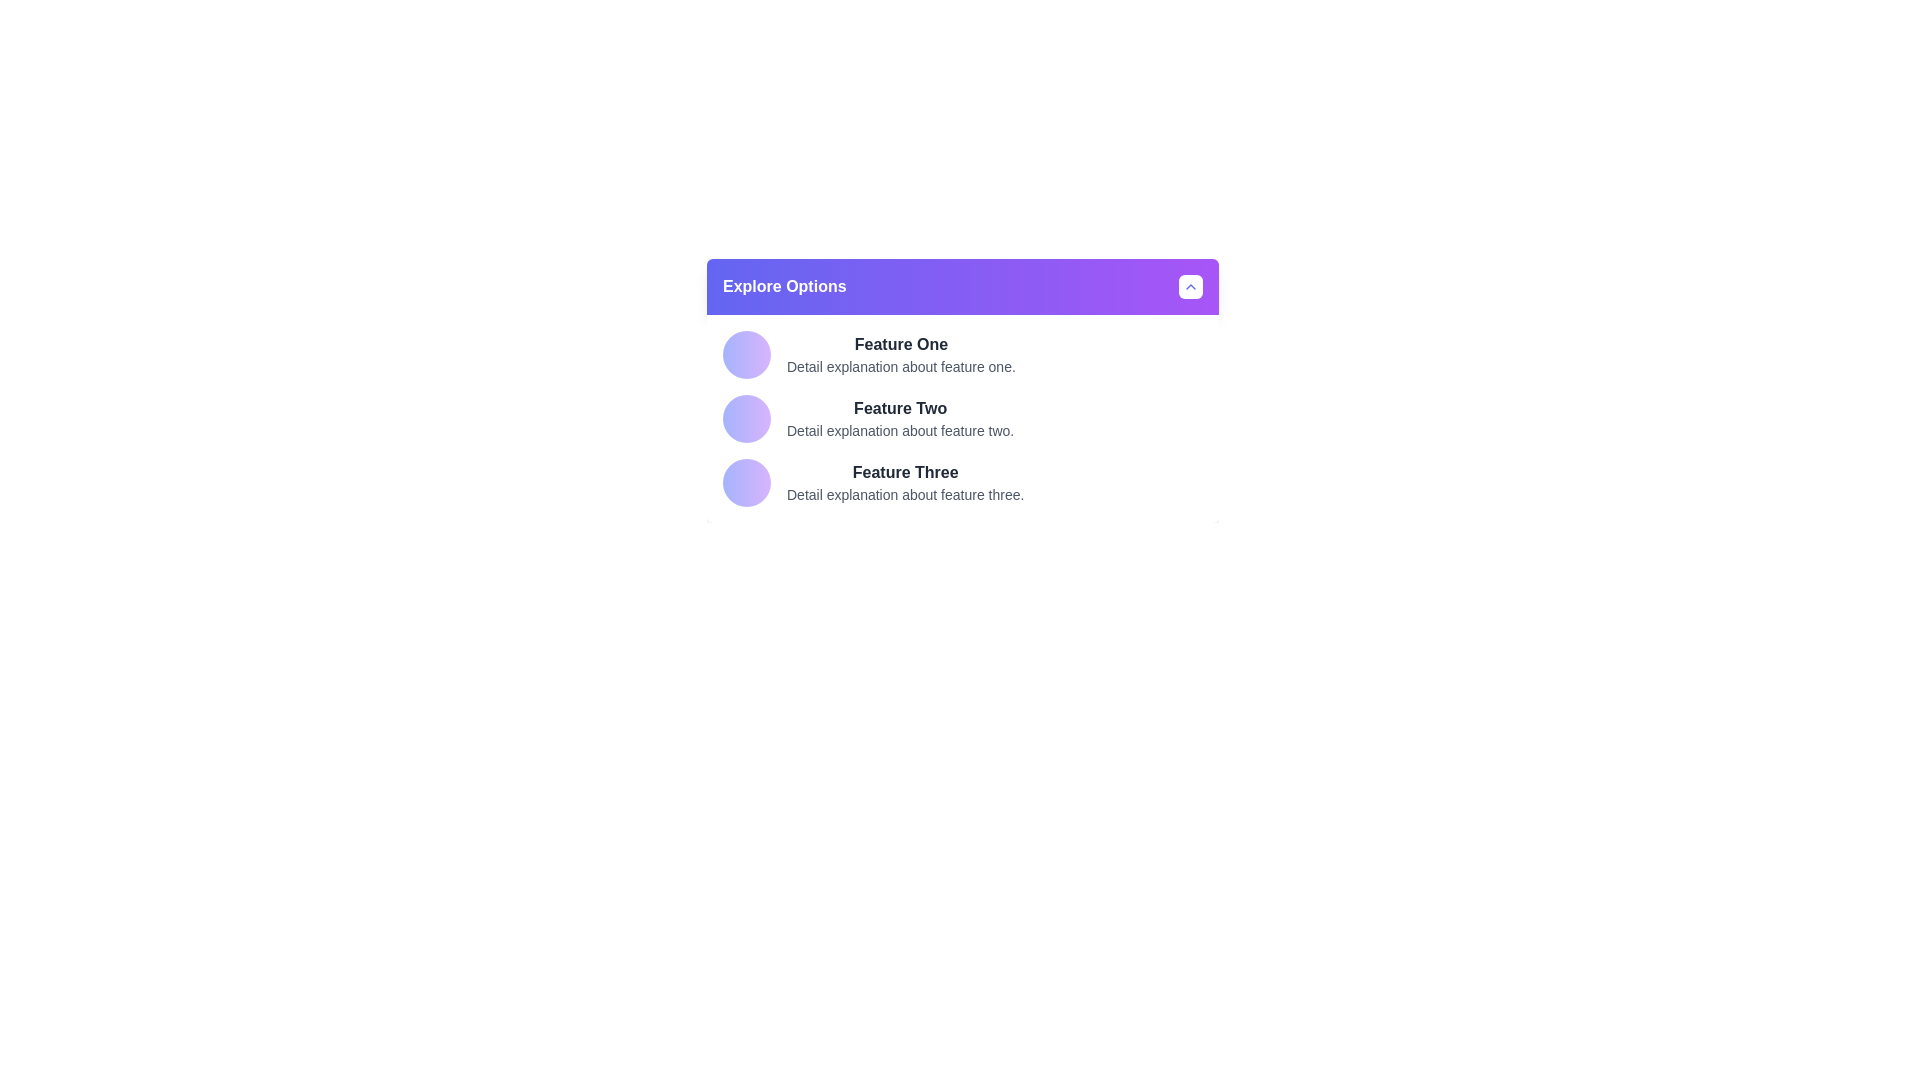 This screenshot has height=1080, width=1920. What do you see at coordinates (899, 418) in the screenshot?
I see `text of the Text block element titled 'Feature Two', which includes the bolded title and descriptive text below it, located towards the right side of a circular icon` at bounding box center [899, 418].